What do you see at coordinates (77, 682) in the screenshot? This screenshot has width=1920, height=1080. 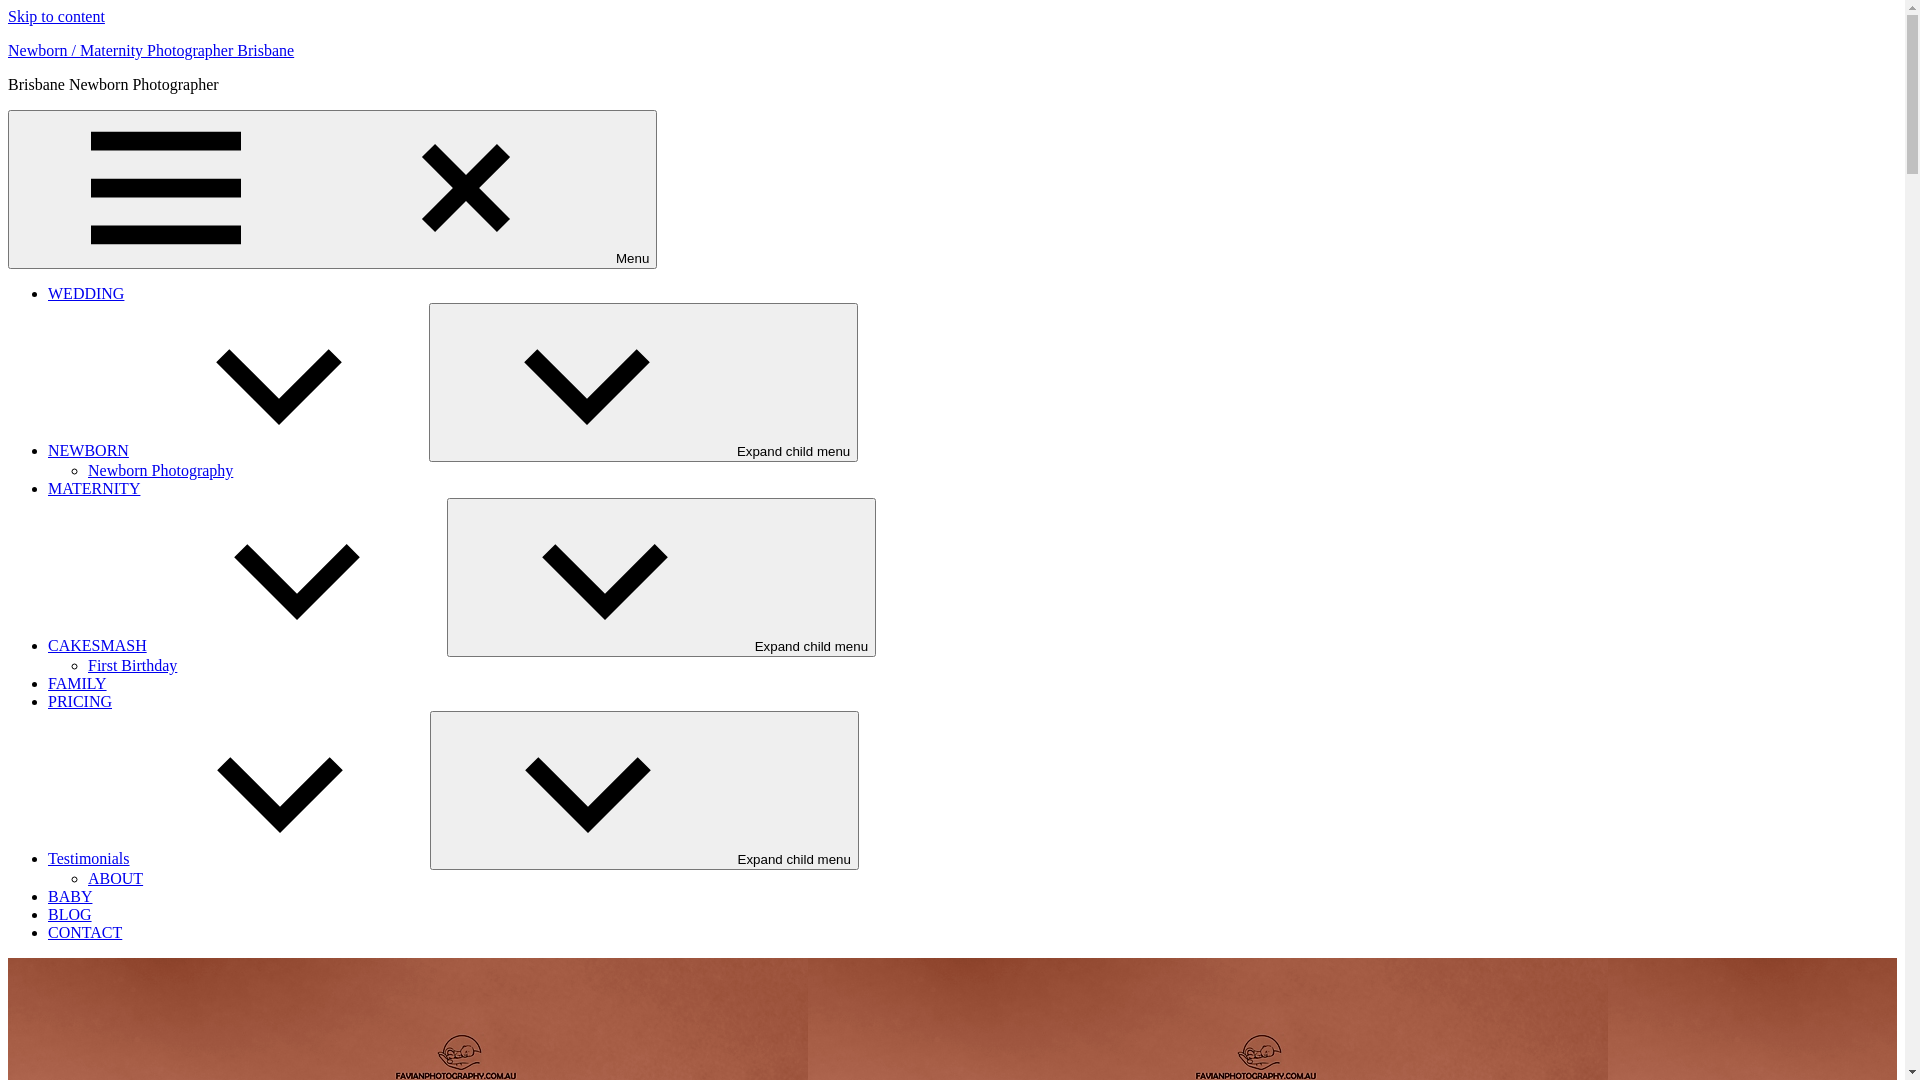 I see `'FAMILY'` at bounding box center [77, 682].